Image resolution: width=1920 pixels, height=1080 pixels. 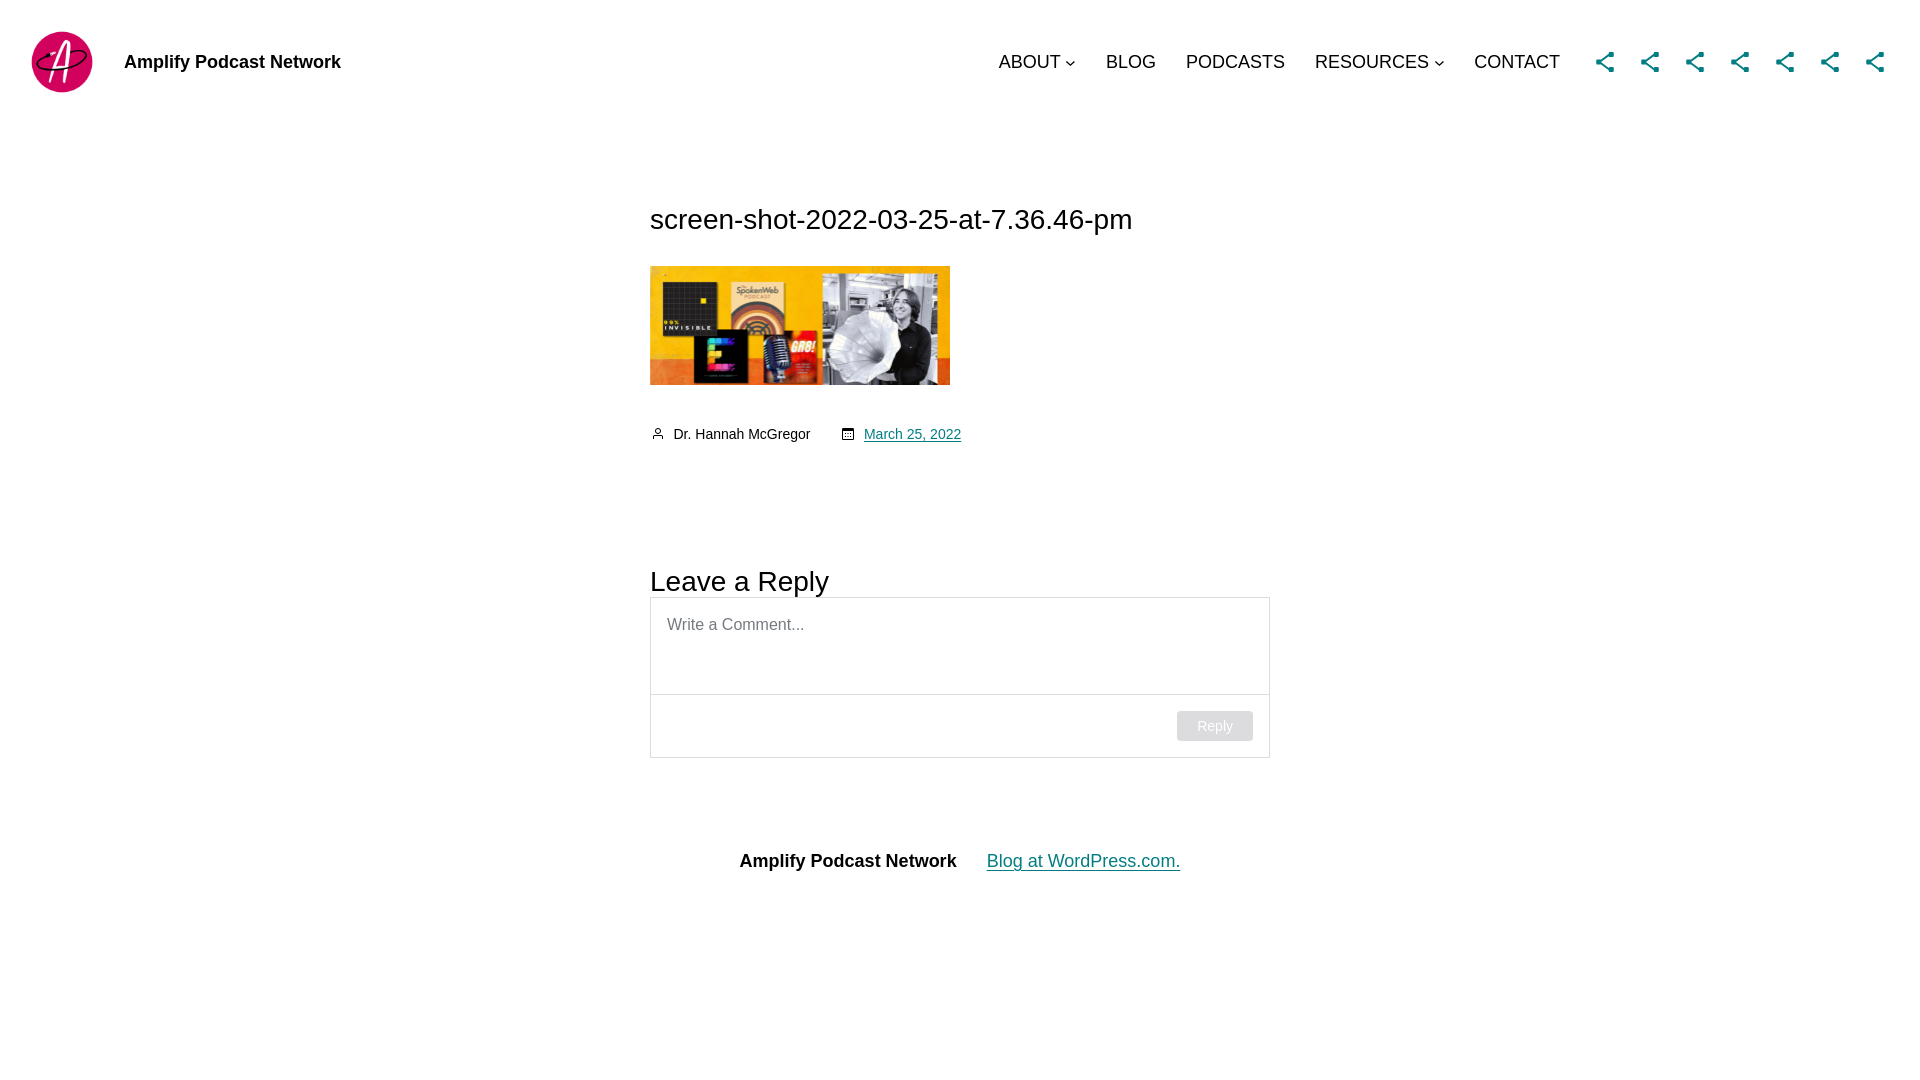 What do you see at coordinates (1516, 61) in the screenshot?
I see `'CONTACT'` at bounding box center [1516, 61].